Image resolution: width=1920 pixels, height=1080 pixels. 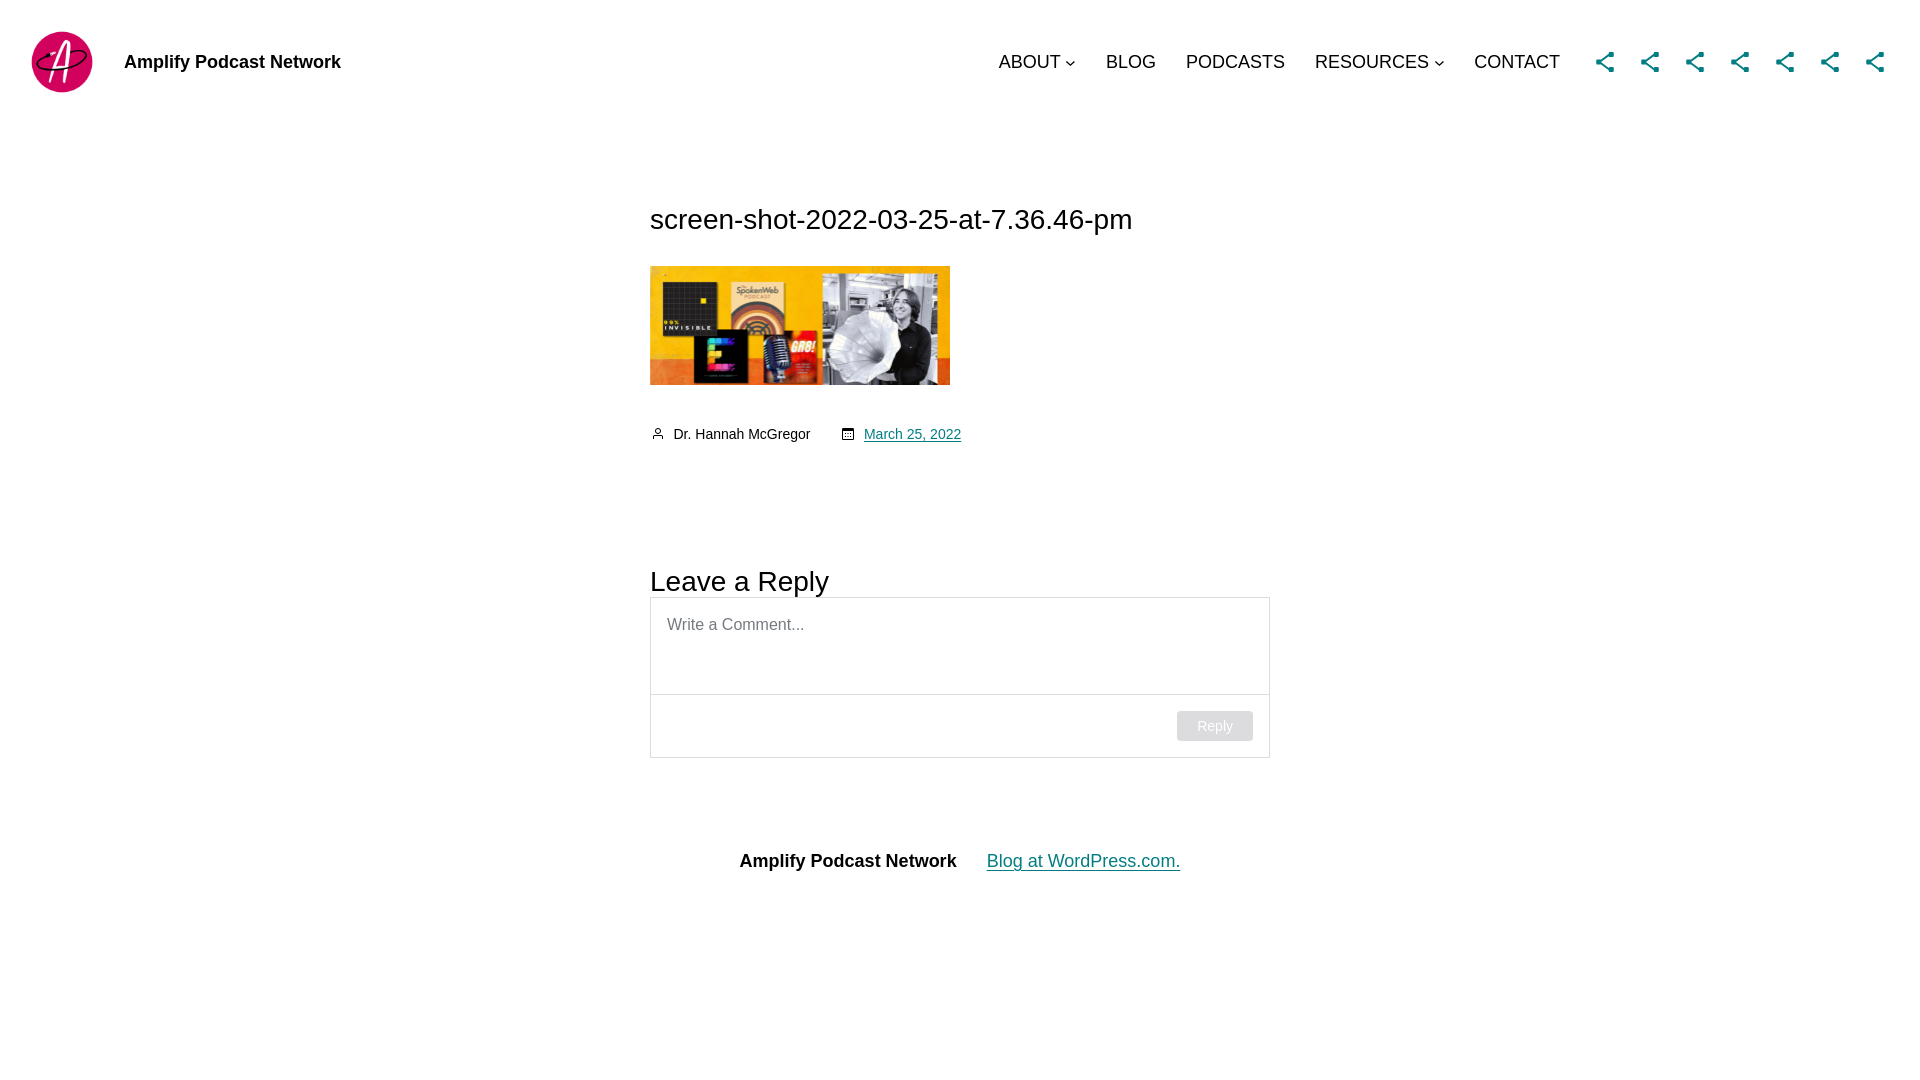 What do you see at coordinates (1516, 61) in the screenshot?
I see `'CONTACT'` at bounding box center [1516, 61].